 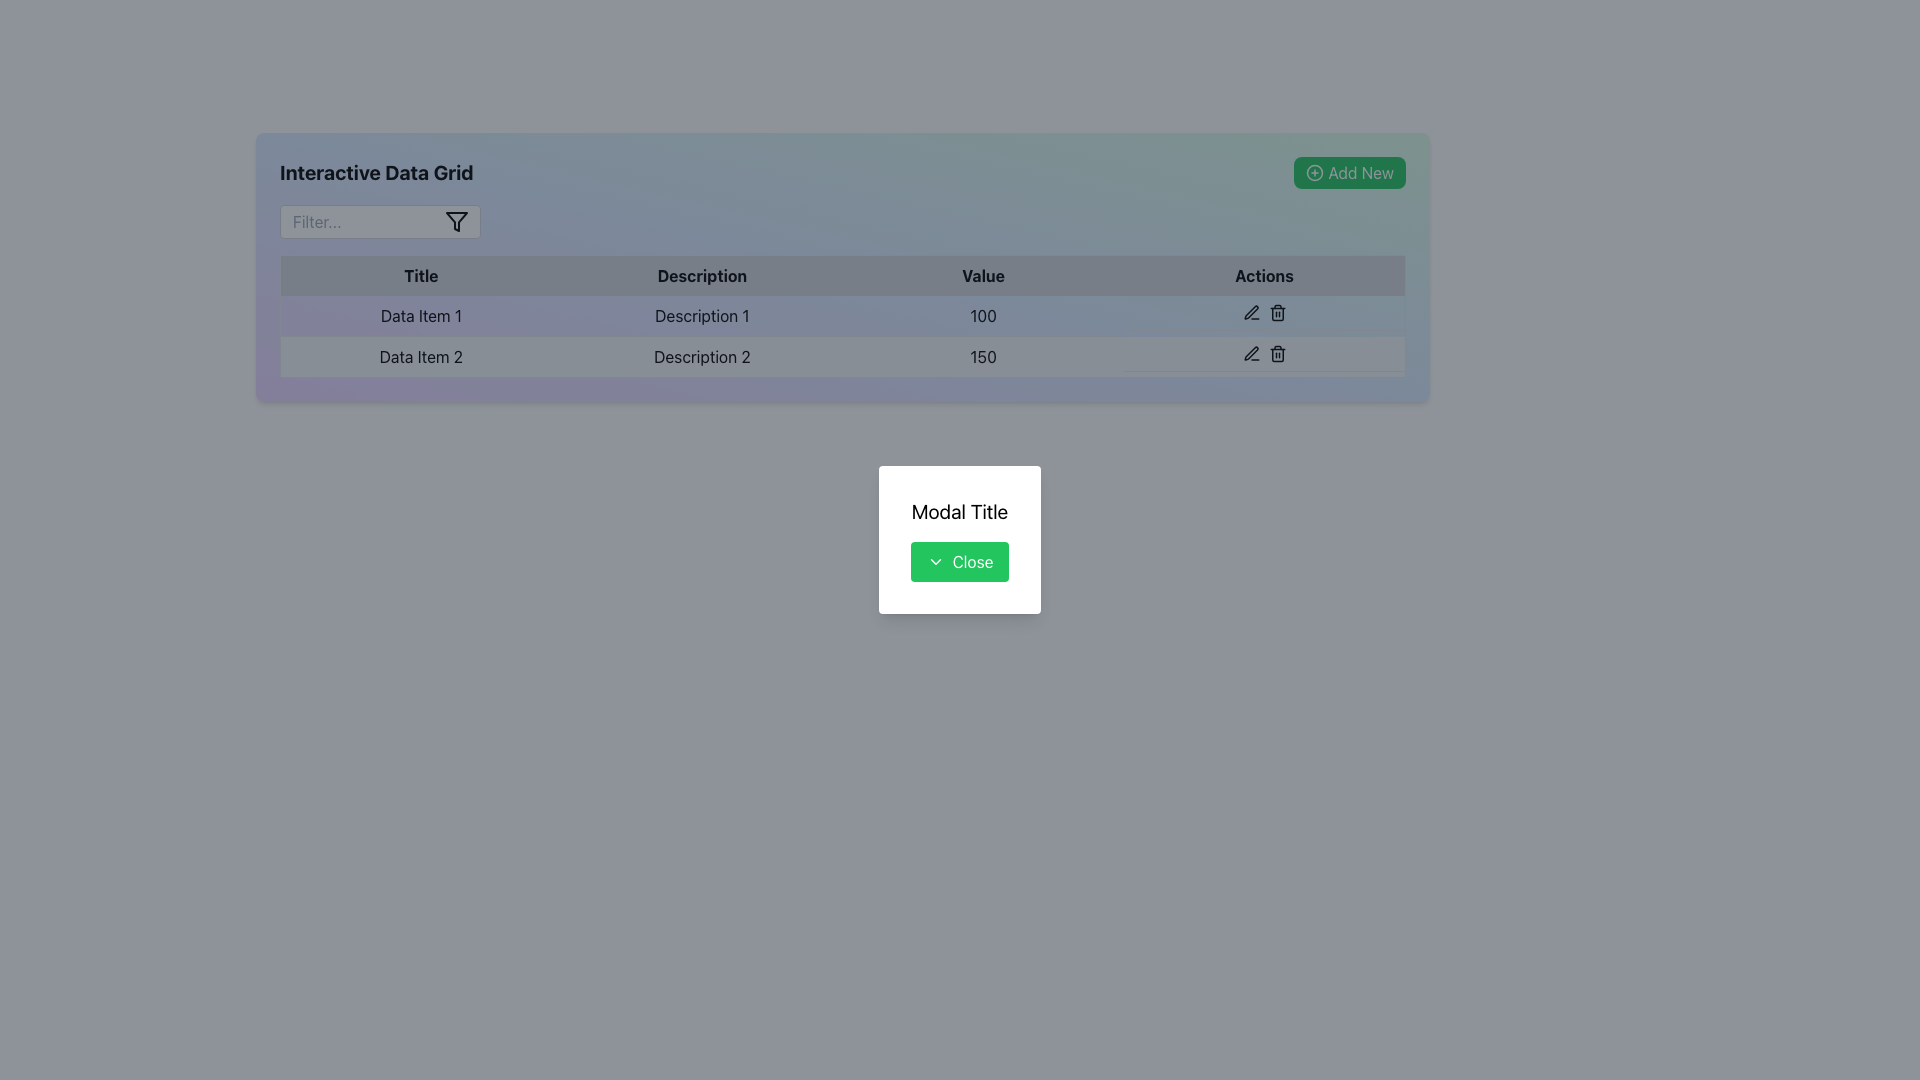 What do you see at coordinates (702, 356) in the screenshot?
I see `the descriptive text element located in the second row of the data grid table under the 'Description' column` at bounding box center [702, 356].